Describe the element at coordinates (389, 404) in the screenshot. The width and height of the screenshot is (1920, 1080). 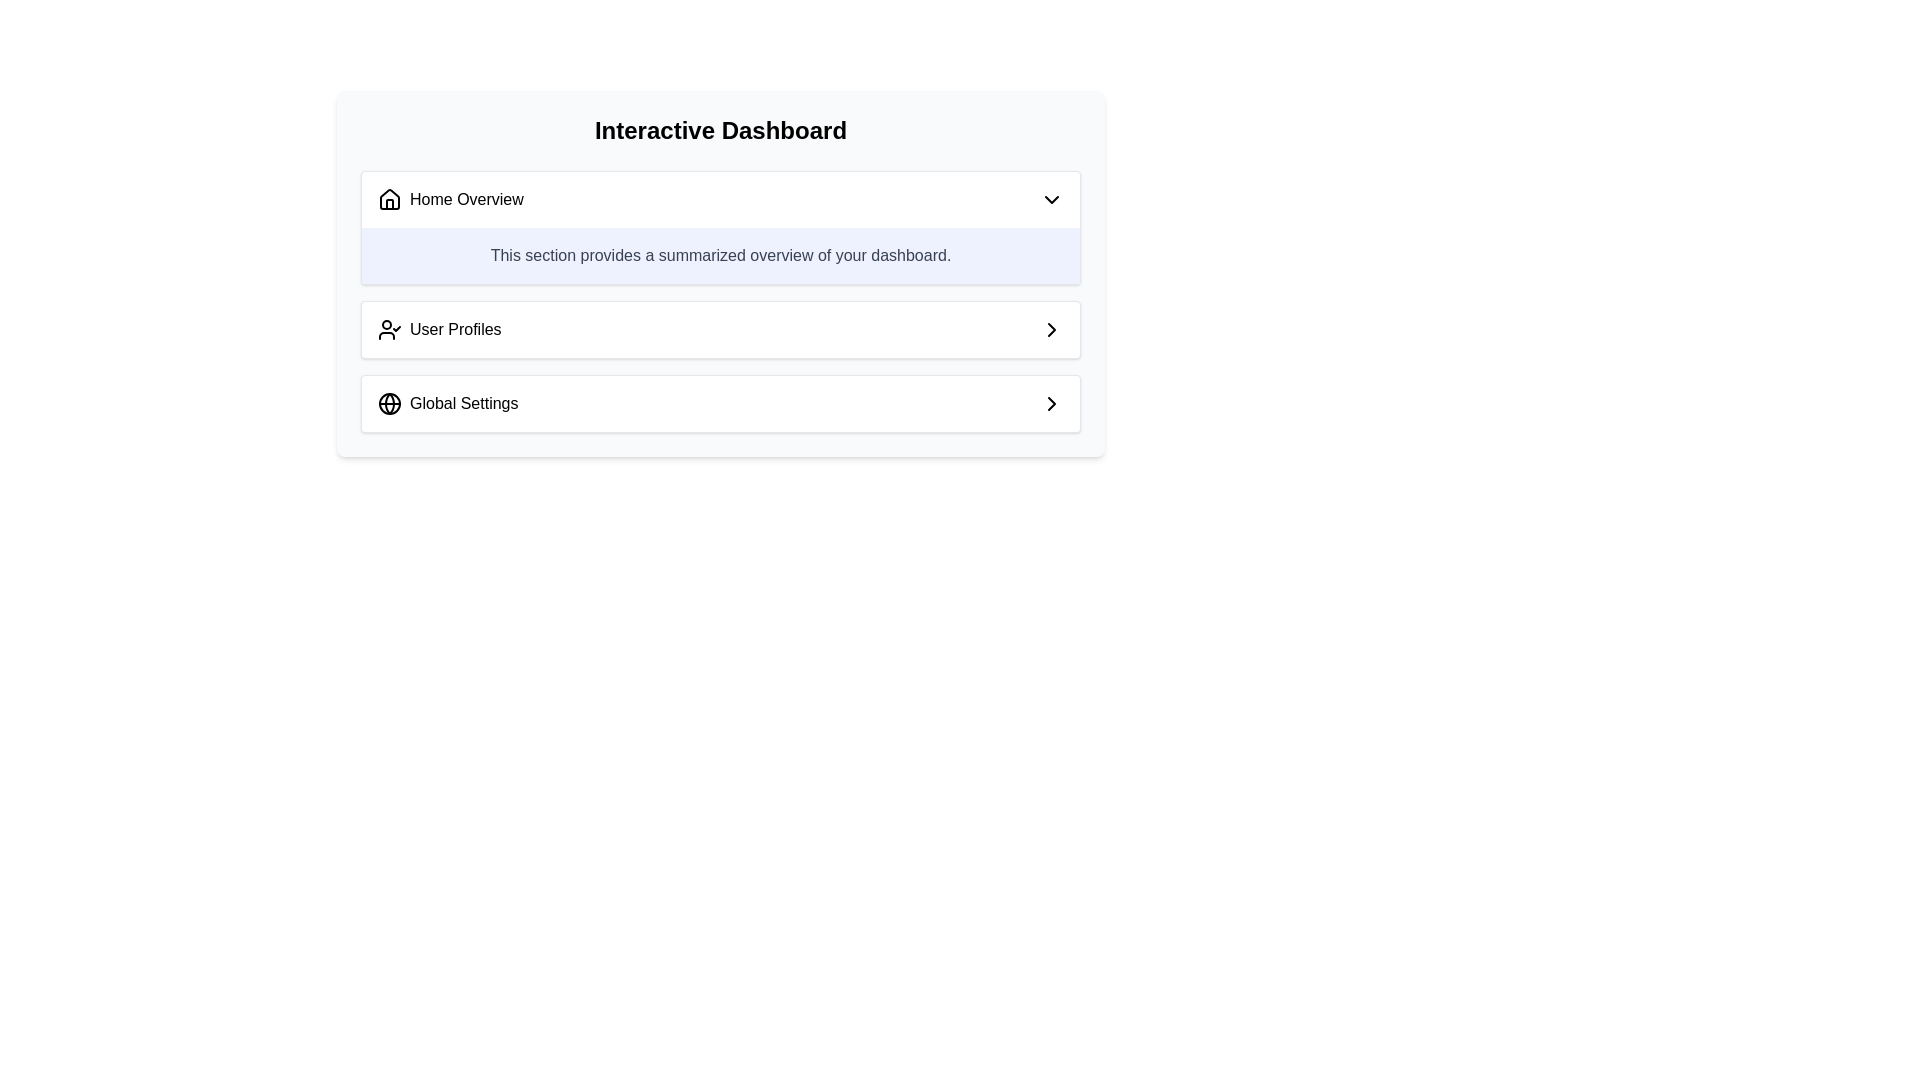
I see `the circular black globe icon located to the left of the 'Global Settings' text in the bottom section of the vertical list` at that location.